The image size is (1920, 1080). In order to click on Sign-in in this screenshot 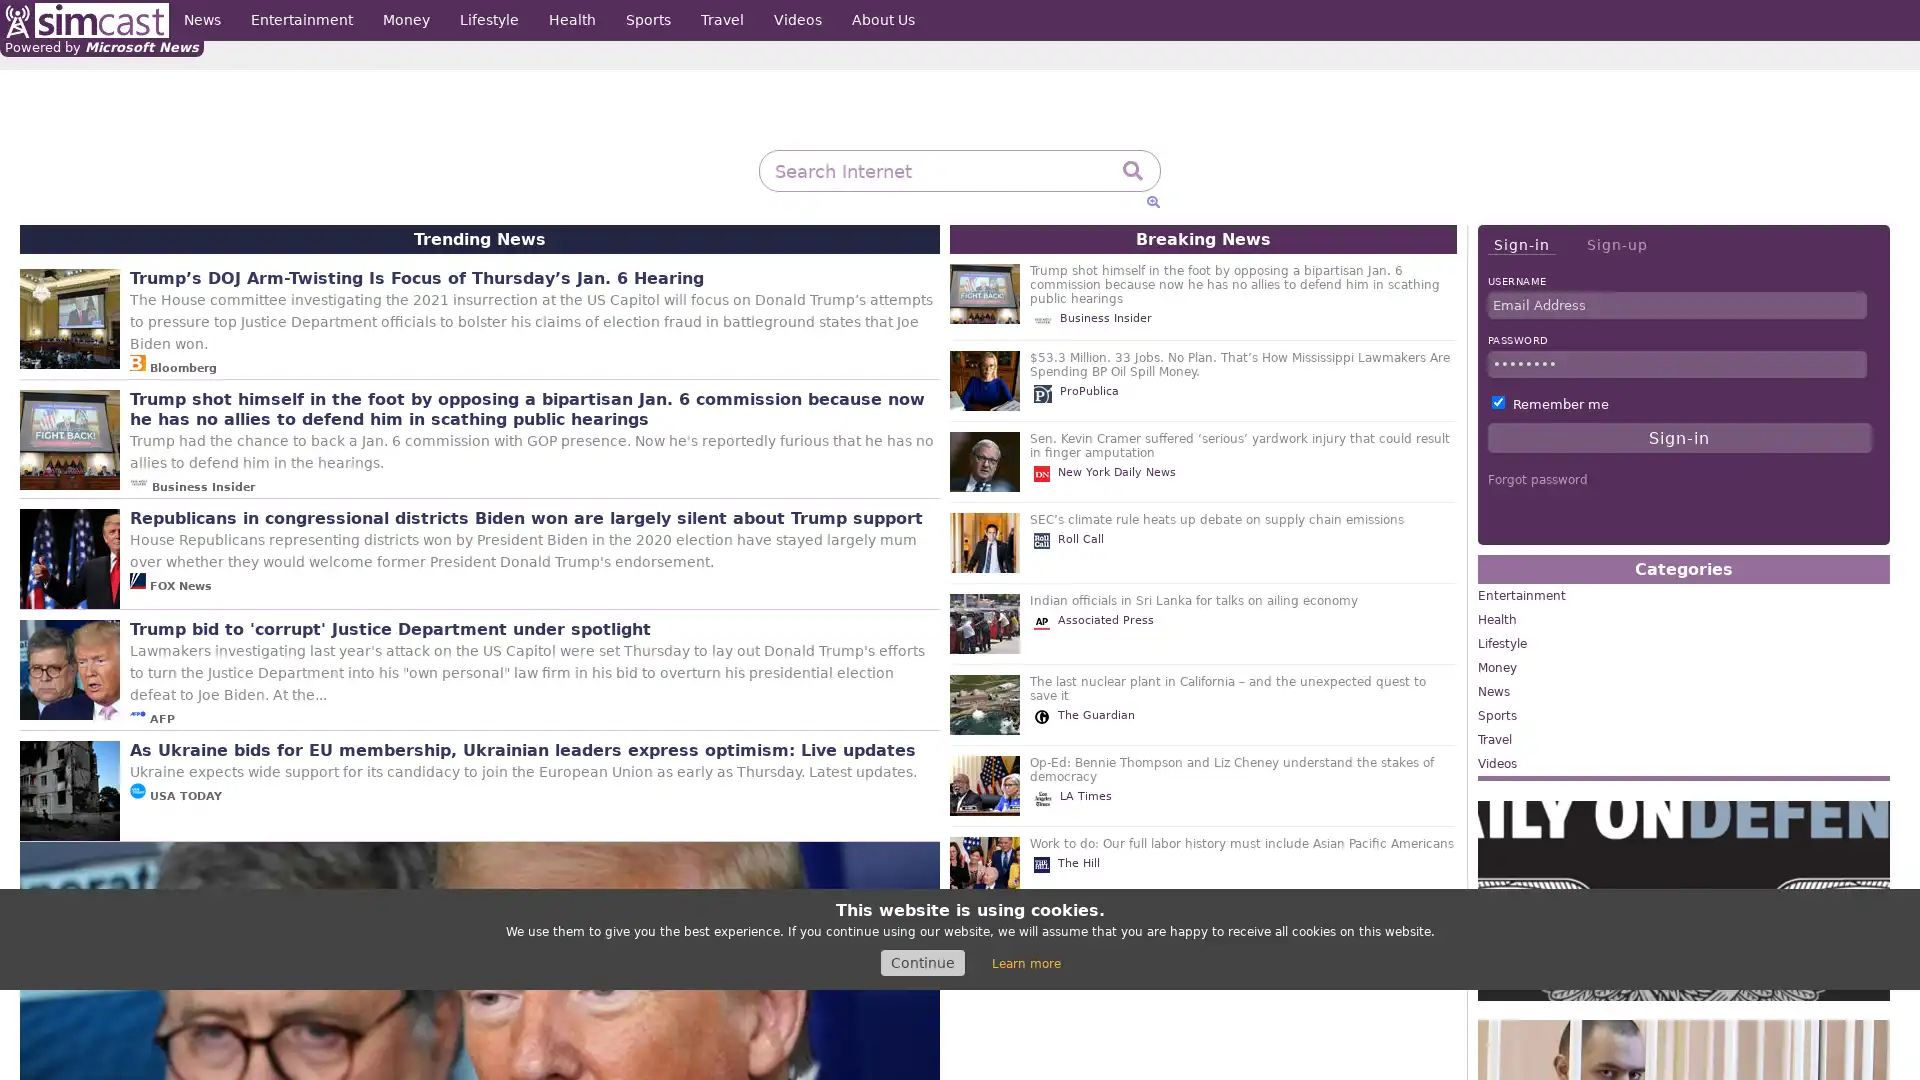, I will do `click(1679, 437)`.